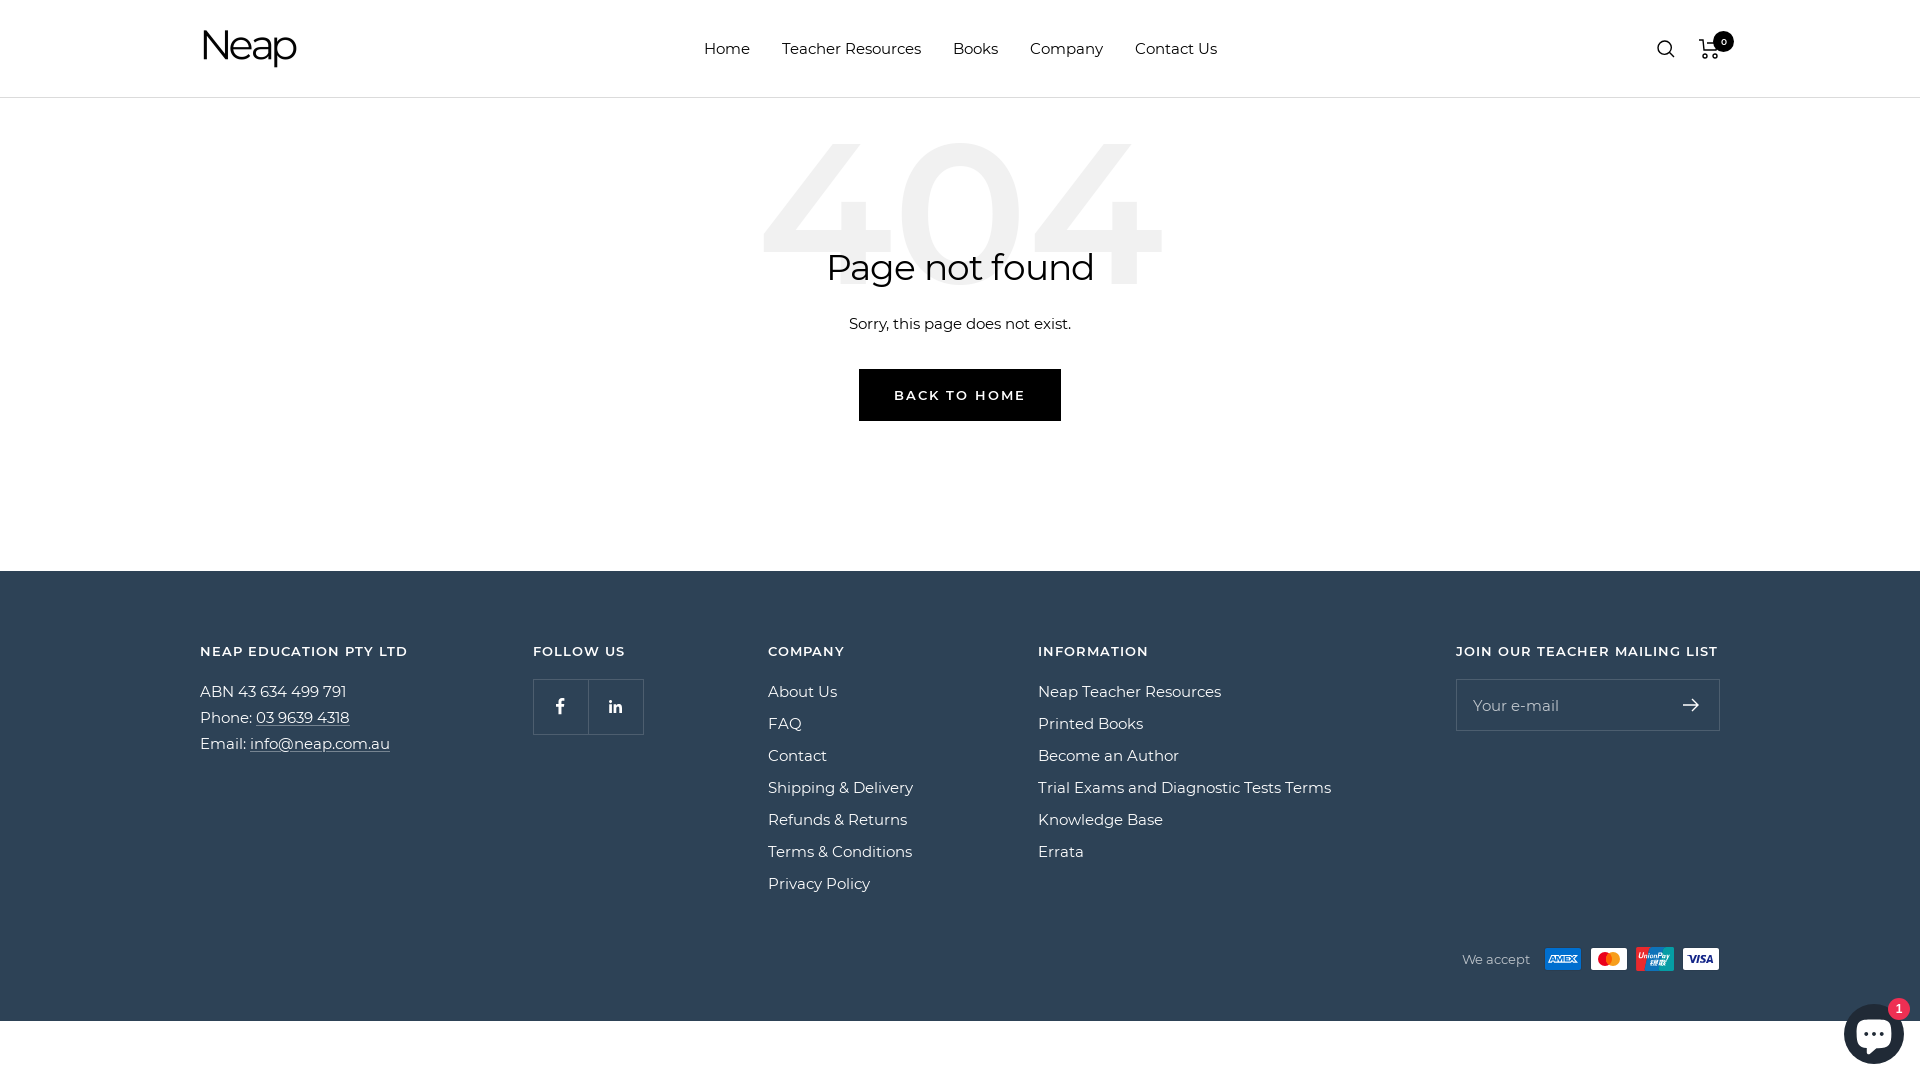 The width and height of the screenshot is (1920, 1080). What do you see at coordinates (725, 48) in the screenshot?
I see `'Home'` at bounding box center [725, 48].